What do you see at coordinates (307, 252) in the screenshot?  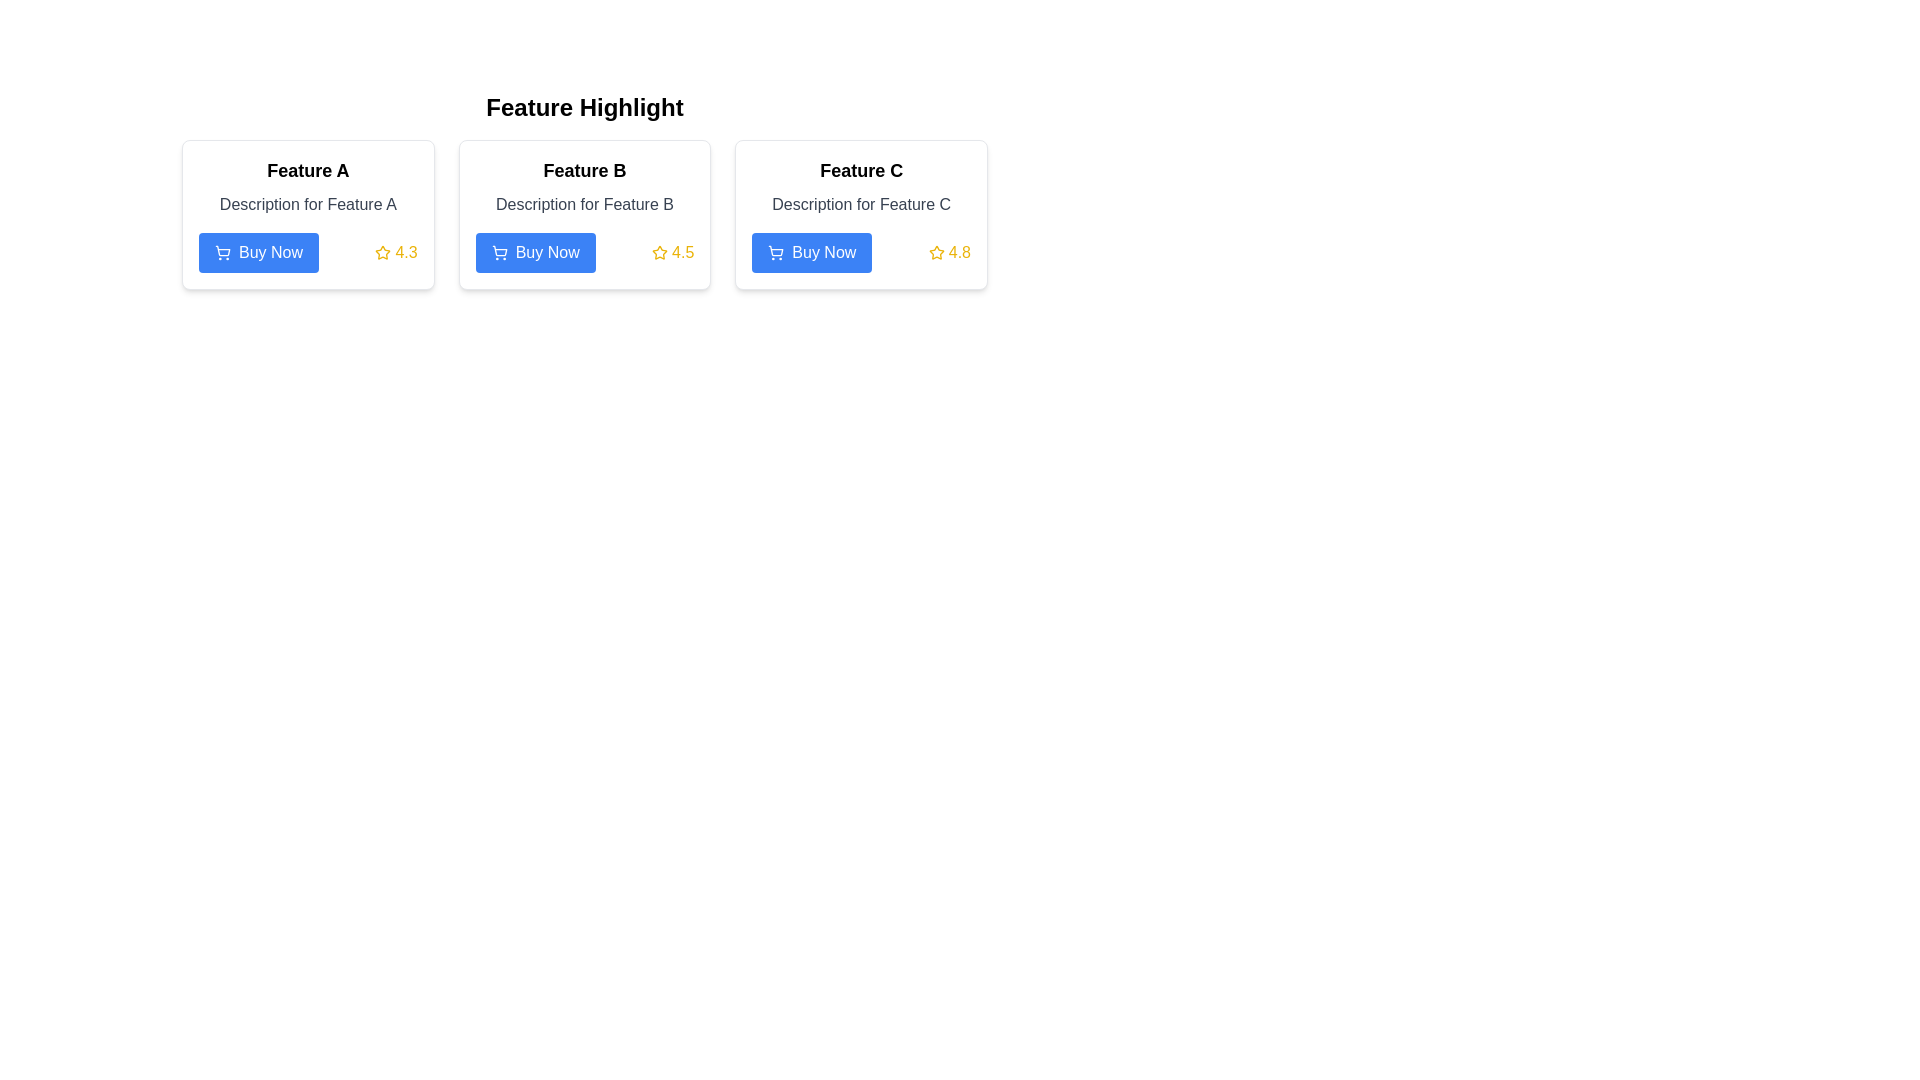 I see `the 'Buy Now' button located at the bottom of the 'Feature A' card to observe hover effects` at bounding box center [307, 252].